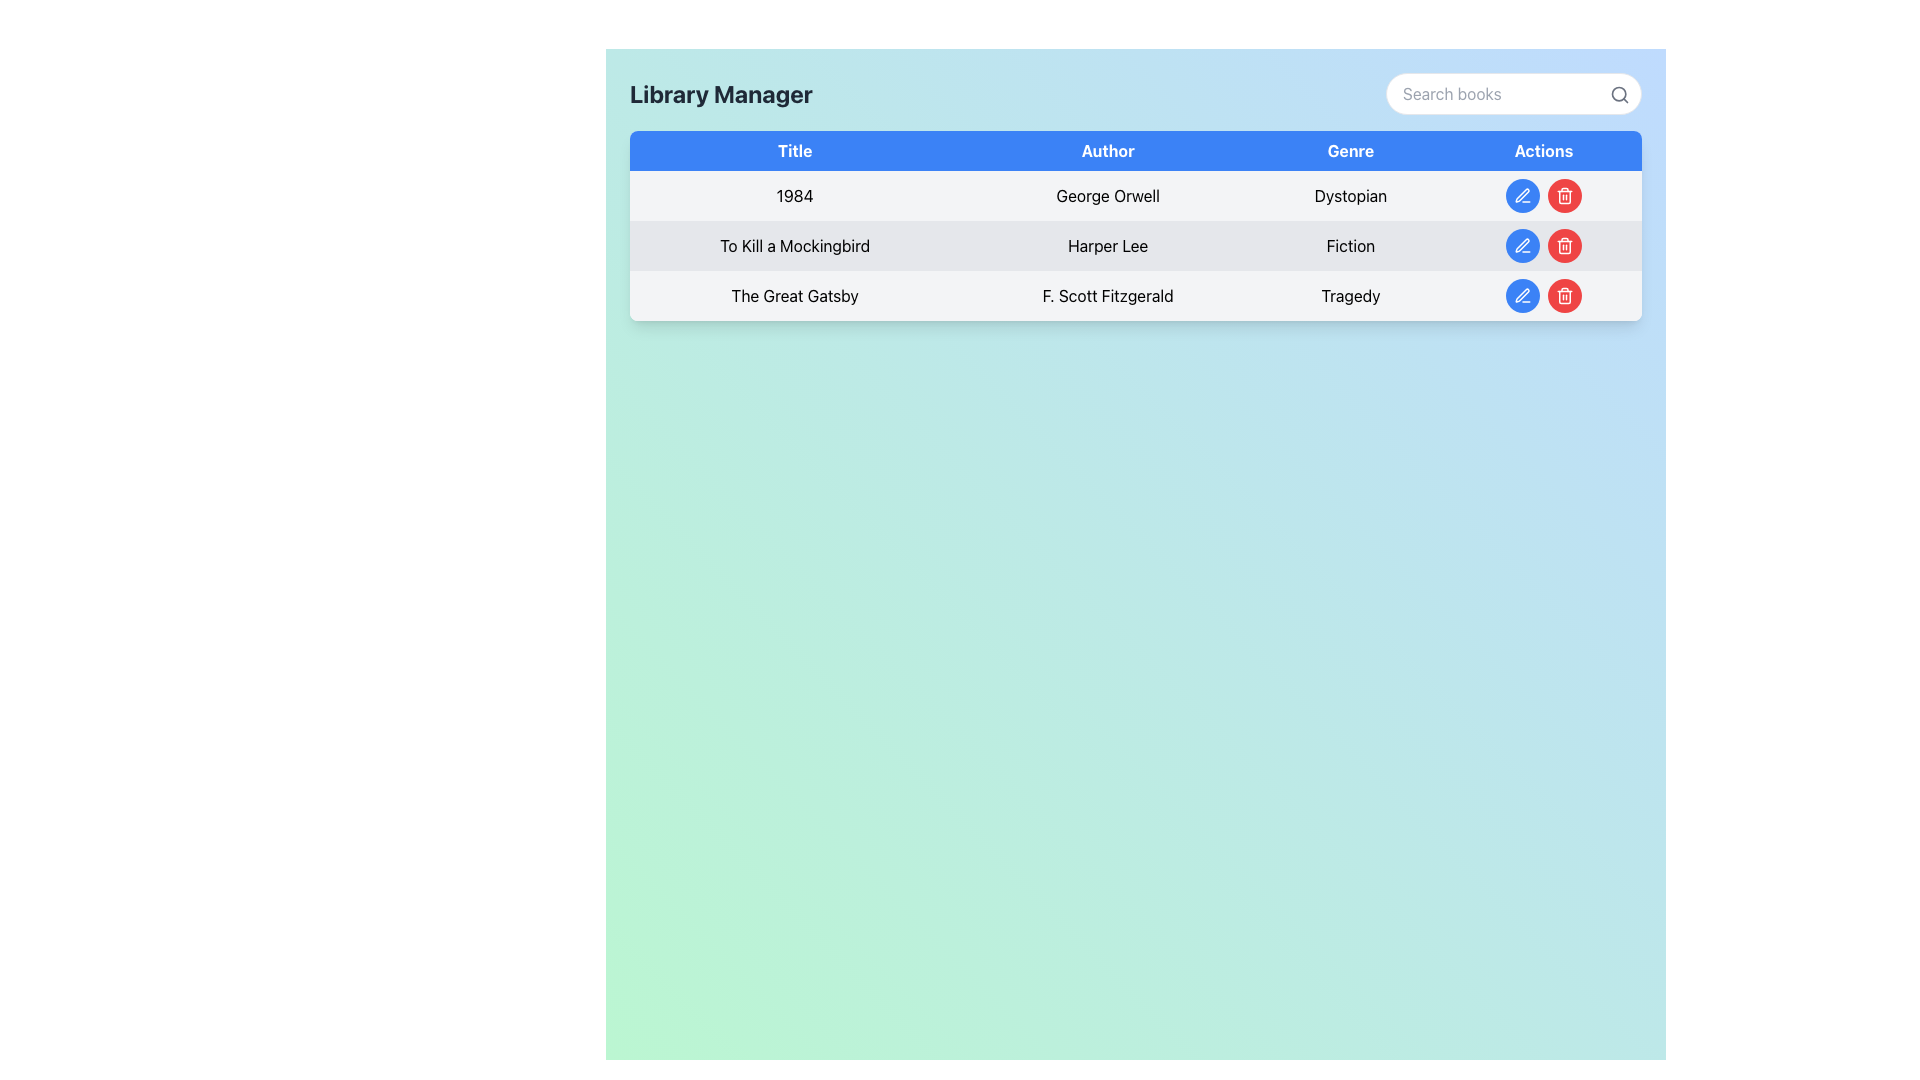 The image size is (1920, 1080). I want to click on the magnifying glass icon, which is styled in gray and positioned at the top-right corner of the search input box, so click(1620, 95).